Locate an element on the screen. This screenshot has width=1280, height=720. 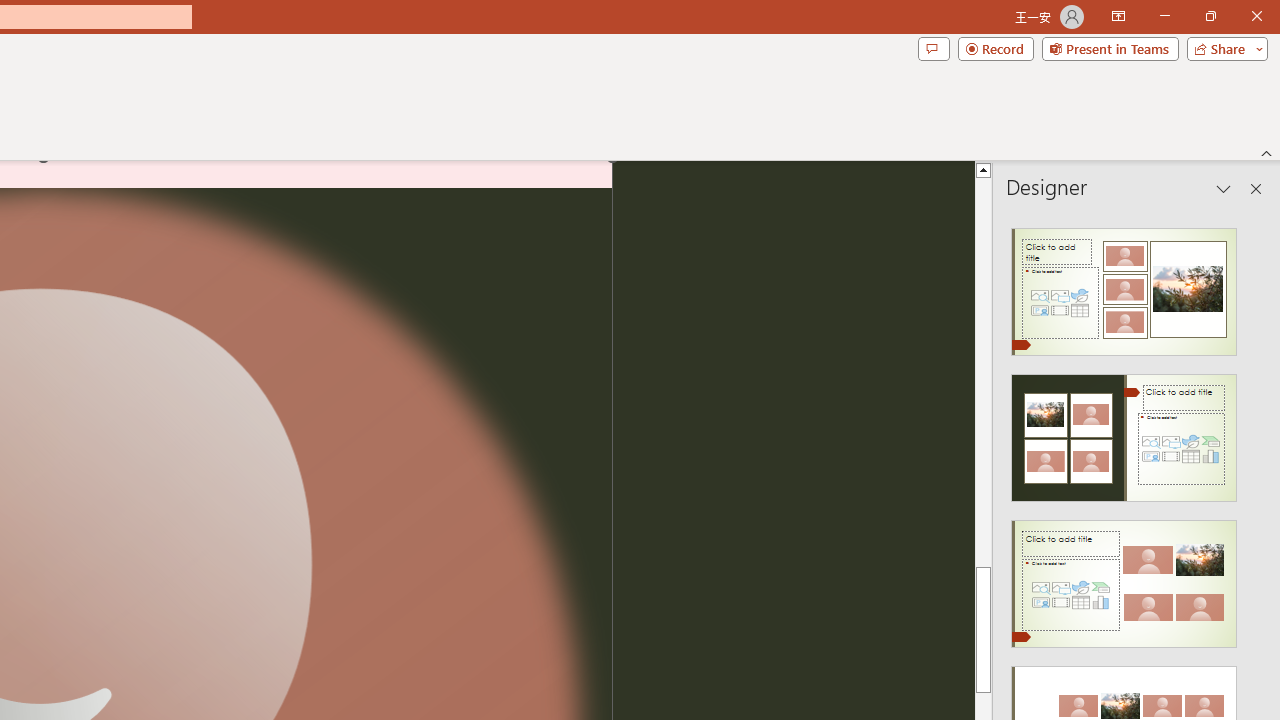
'Class: NetUIImage' is located at coordinates (1124, 584).